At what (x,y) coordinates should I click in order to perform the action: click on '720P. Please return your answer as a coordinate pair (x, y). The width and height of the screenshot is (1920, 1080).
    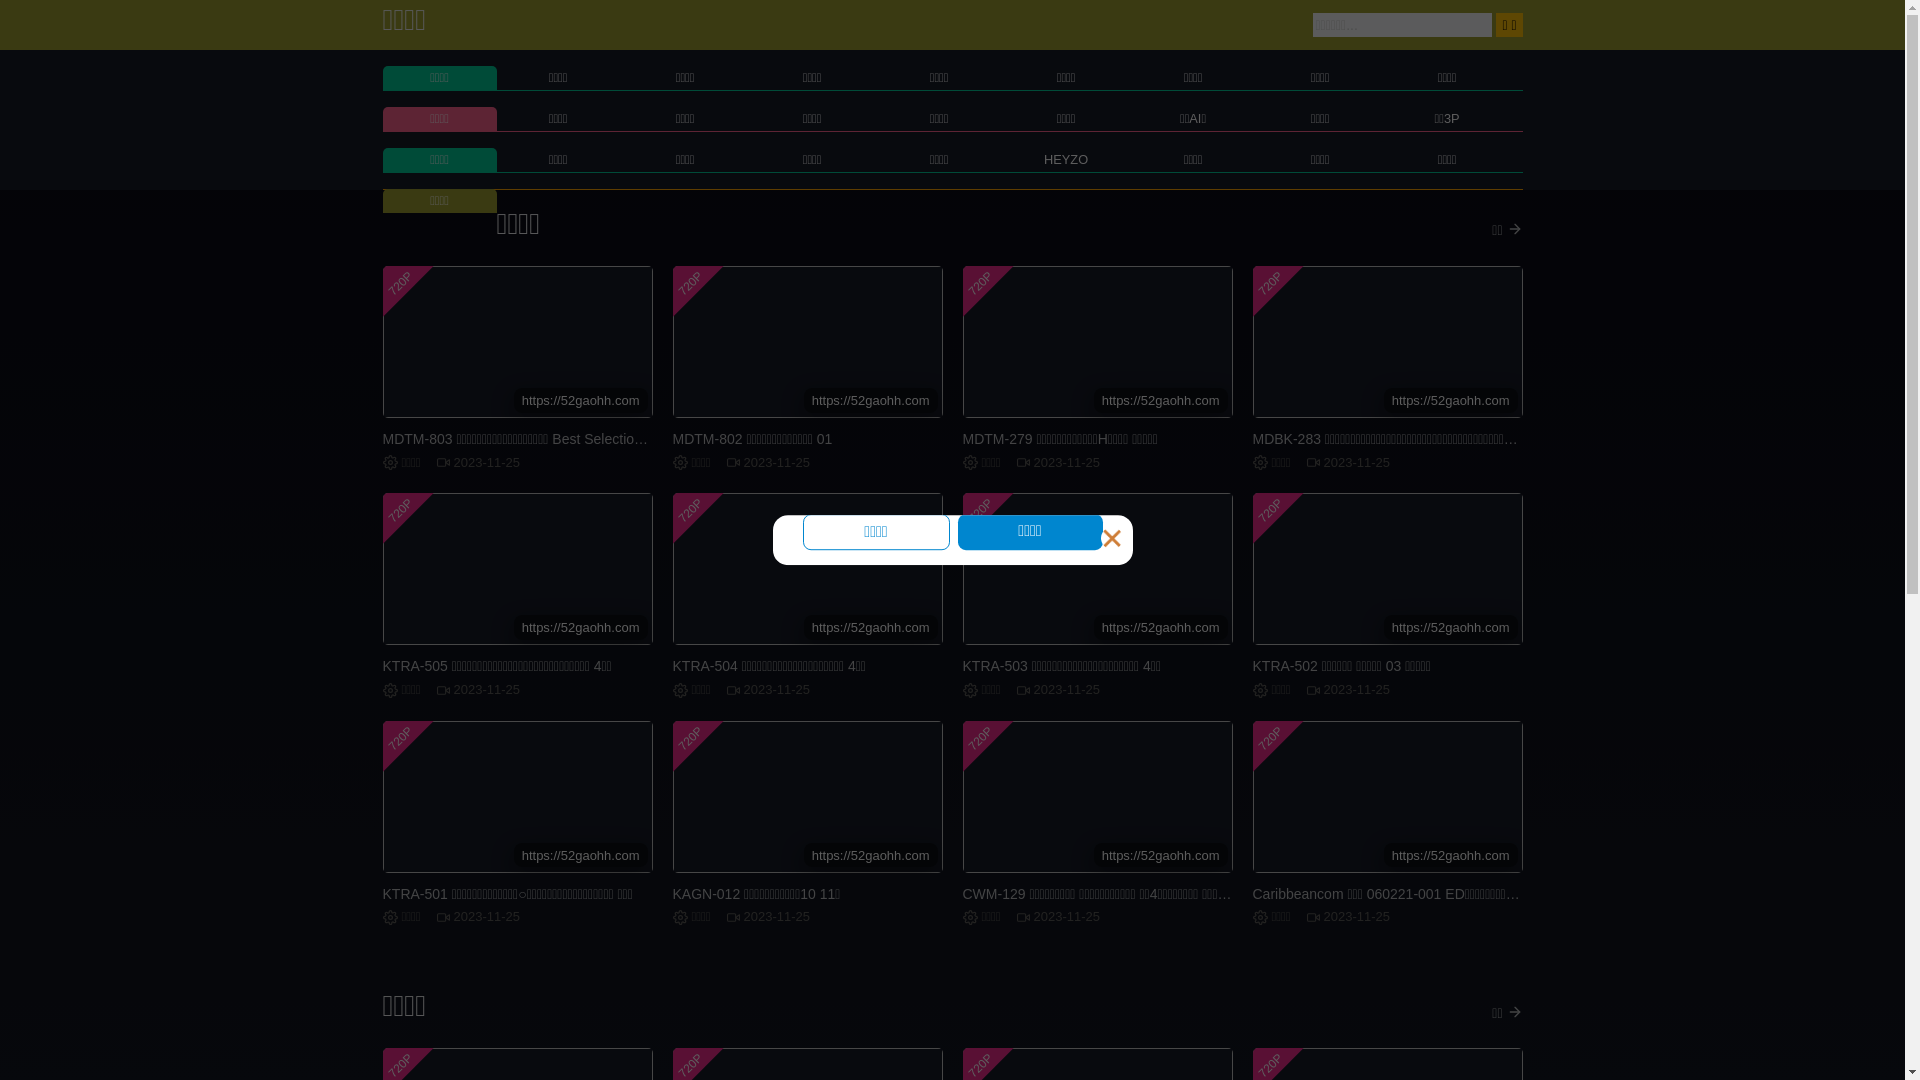
    Looking at the image, I should click on (517, 569).